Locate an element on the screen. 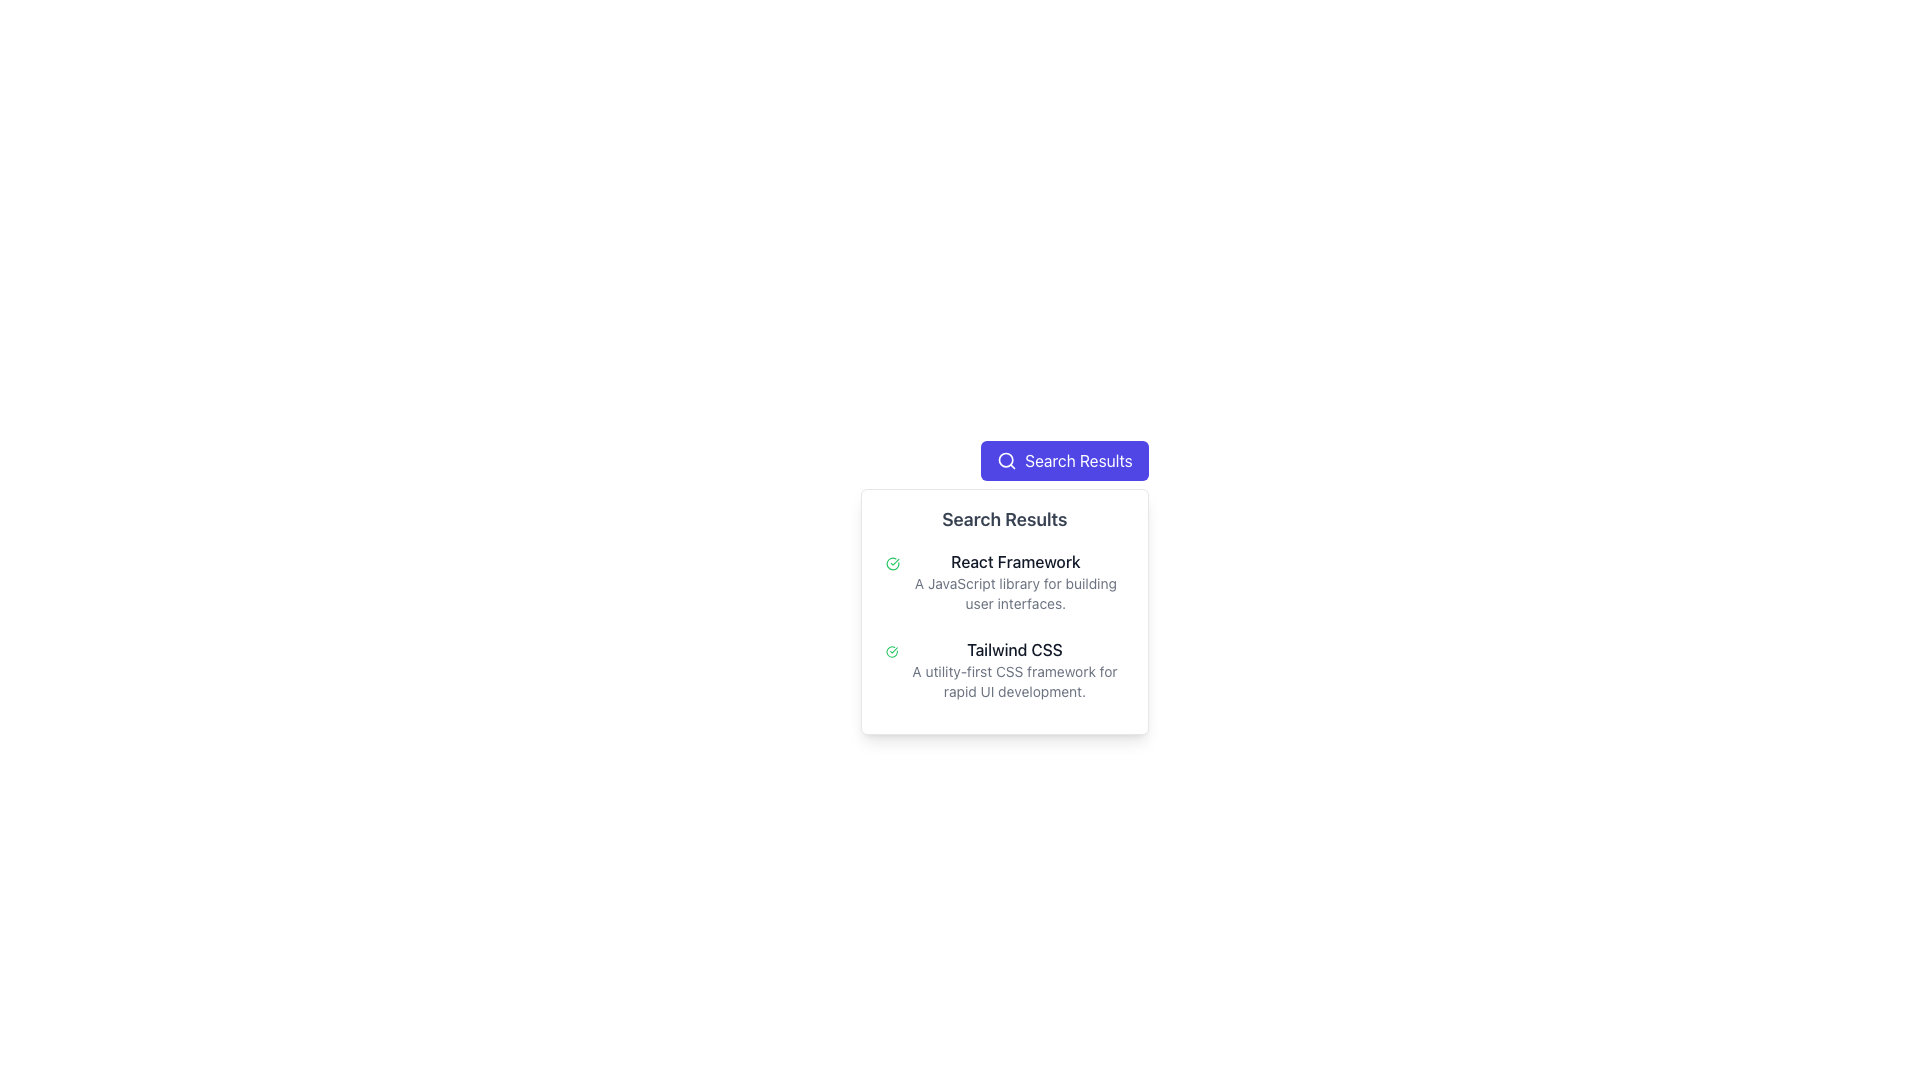  the Text Label that serves as a title for the search result item, located centrally below 'React Framework' and above the descriptive text is located at coordinates (1015, 650).